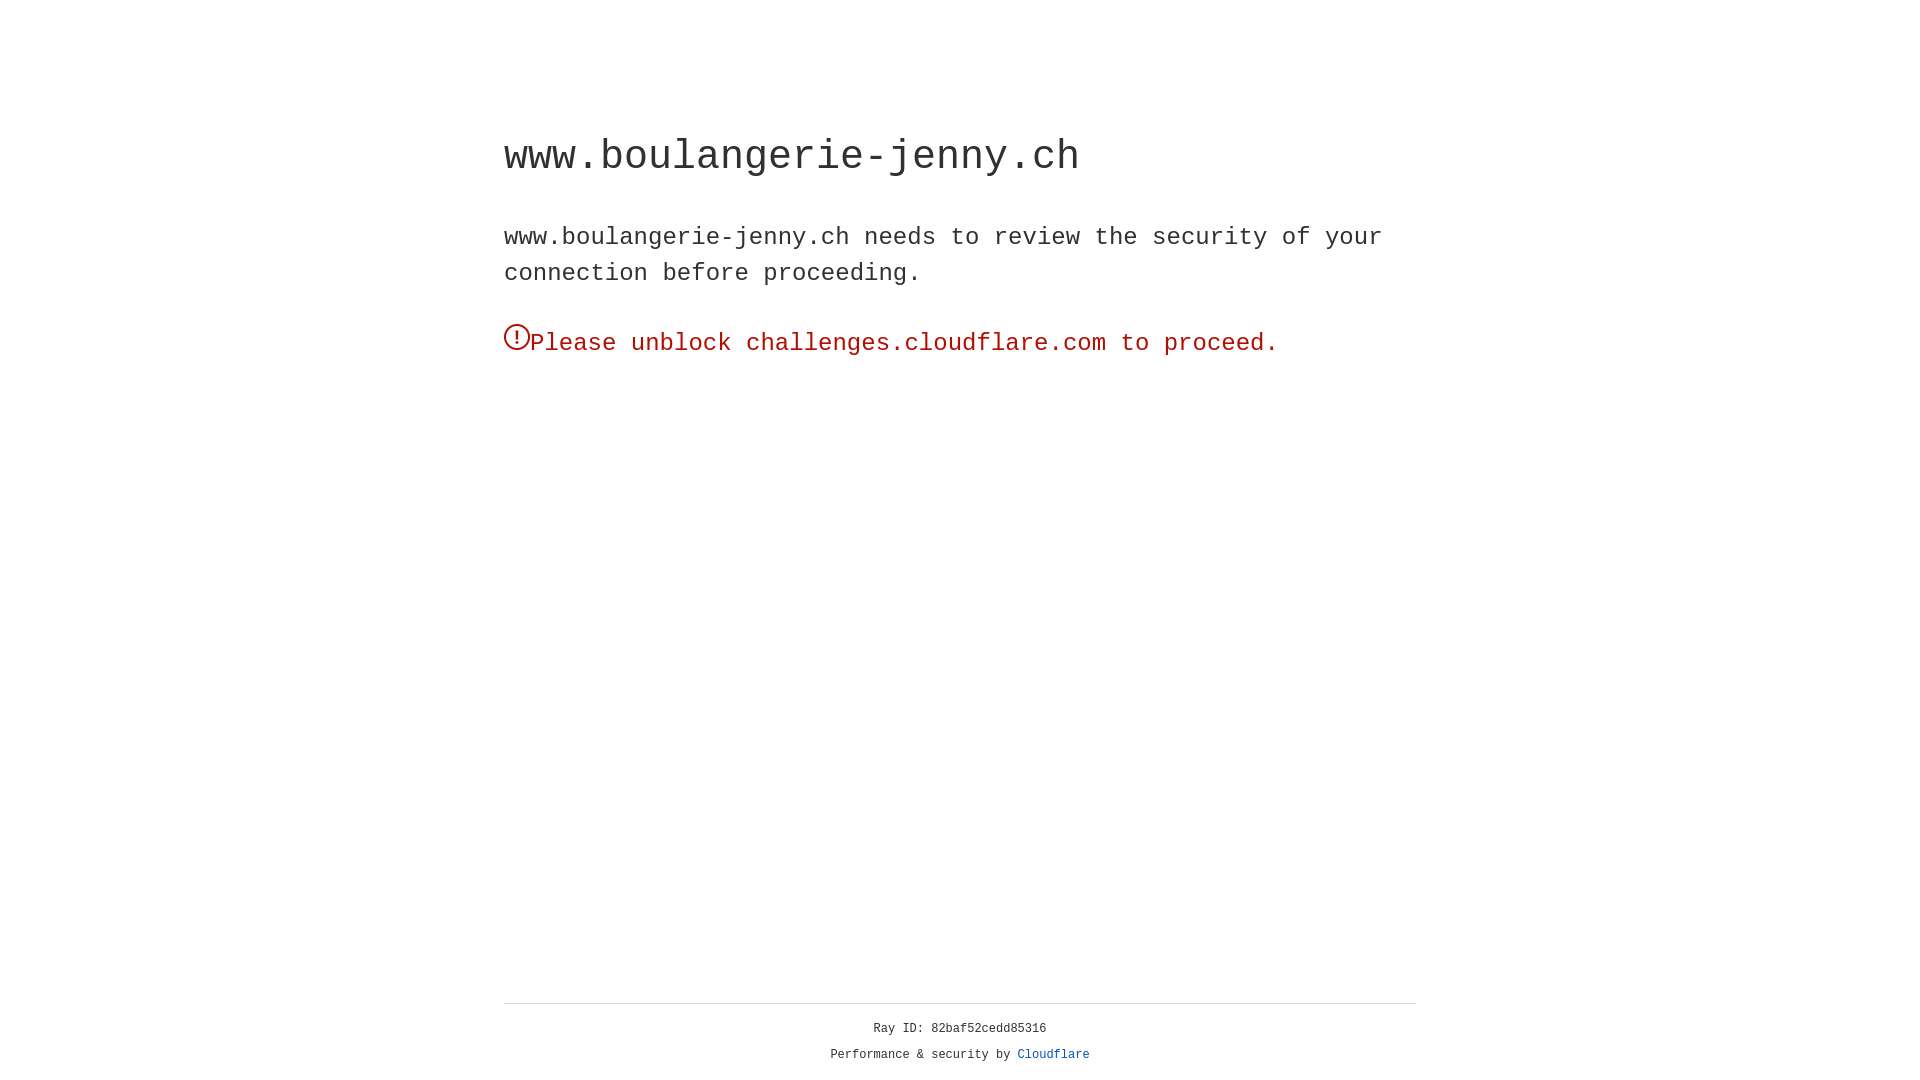 The image size is (1920, 1080). Describe the element at coordinates (1053, 1054) in the screenshot. I see `'Cloudflare'` at that location.